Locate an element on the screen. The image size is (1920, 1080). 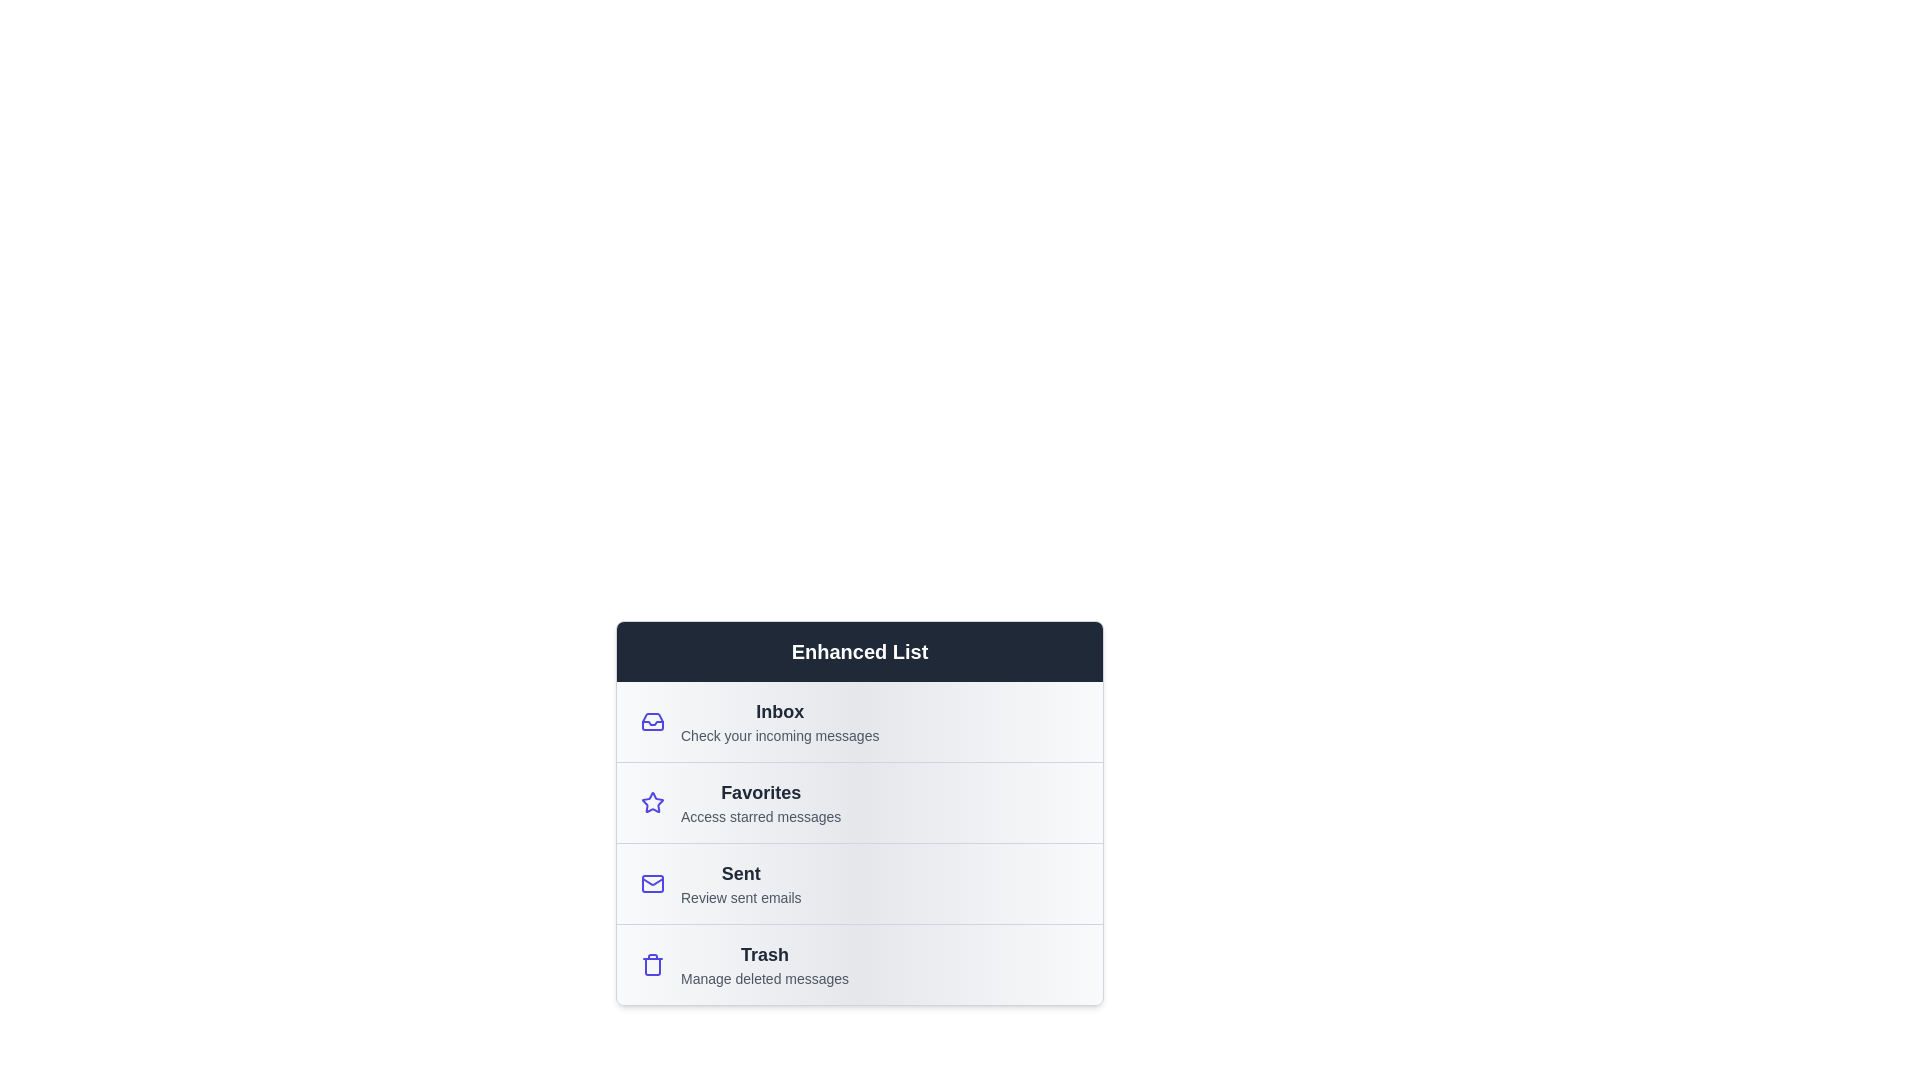
the 'Sent' icon, which is the left-most icon in the row labeled 'Sent' under the 'Enhanced List' heading, indicating its association with sent emails is located at coordinates (652, 882).